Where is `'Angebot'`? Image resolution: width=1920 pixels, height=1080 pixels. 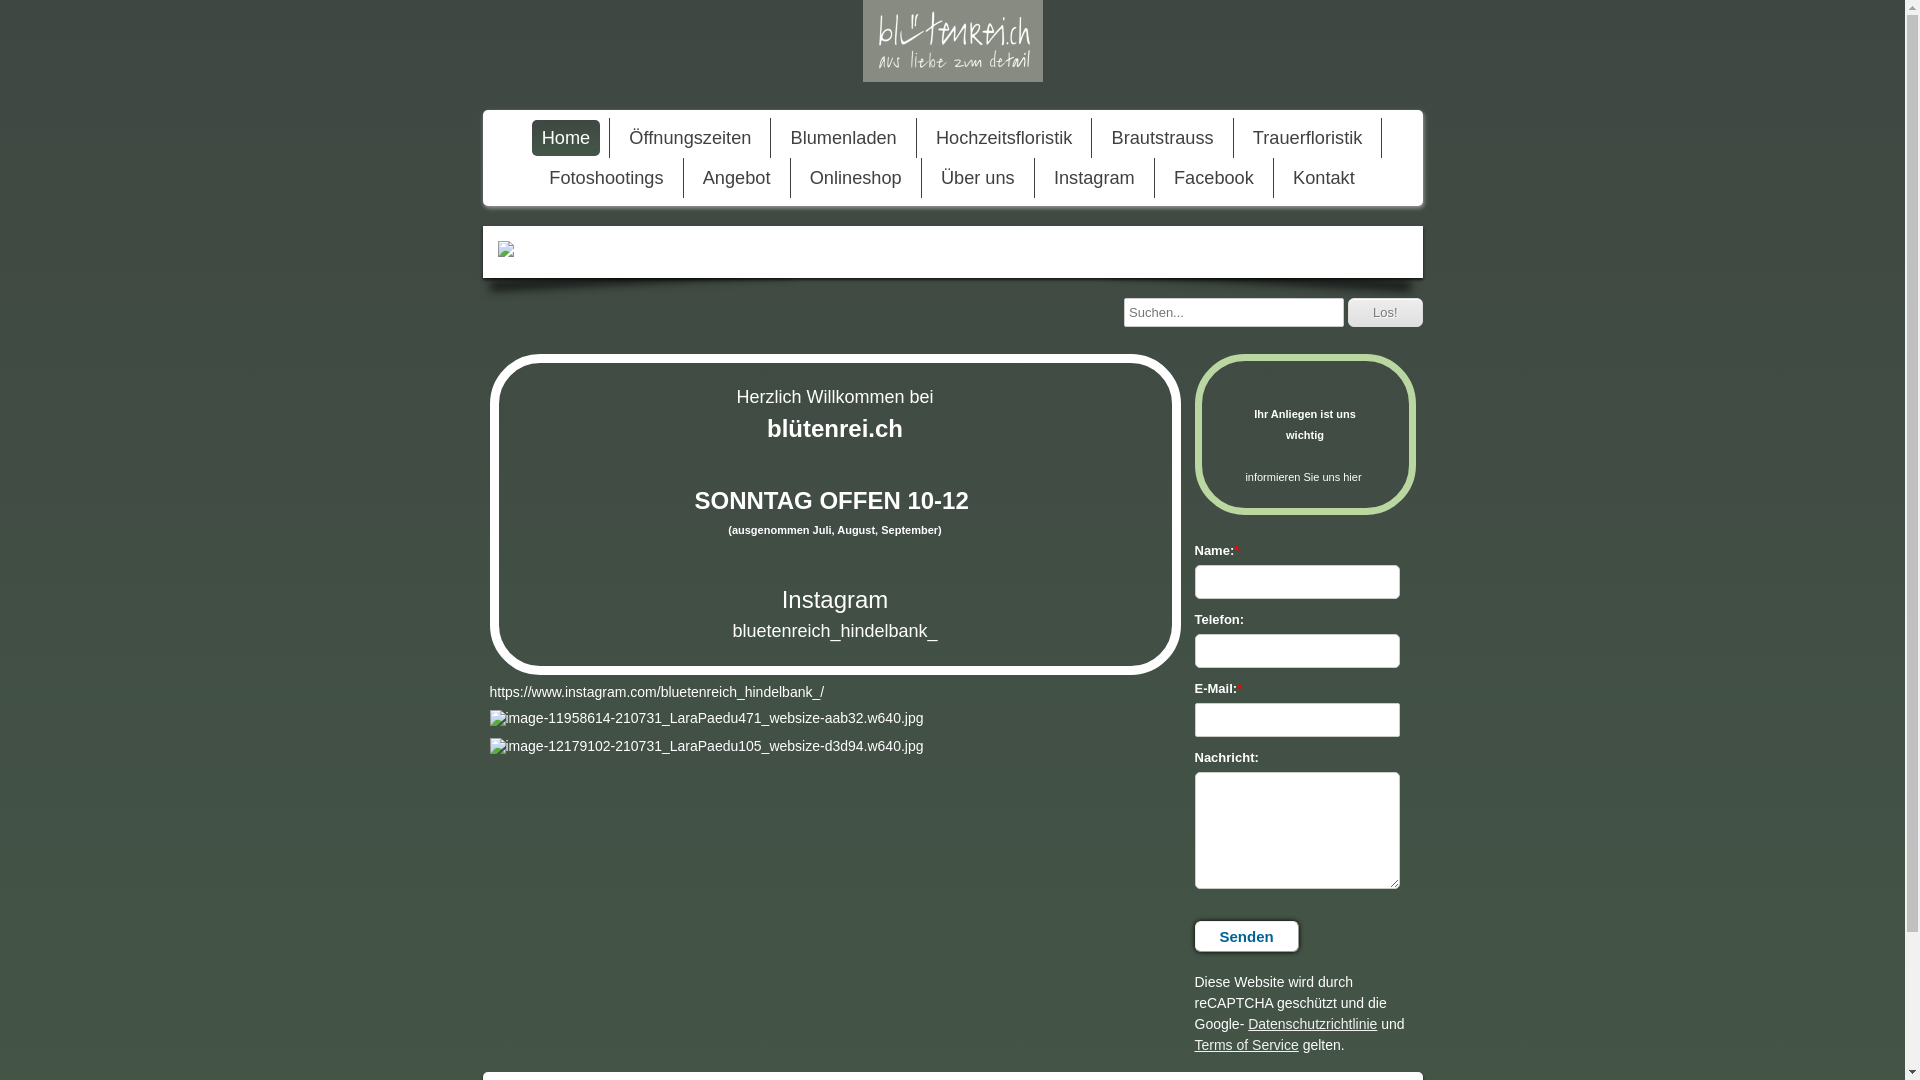 'Angebot' is located at coordinates (692, 176).